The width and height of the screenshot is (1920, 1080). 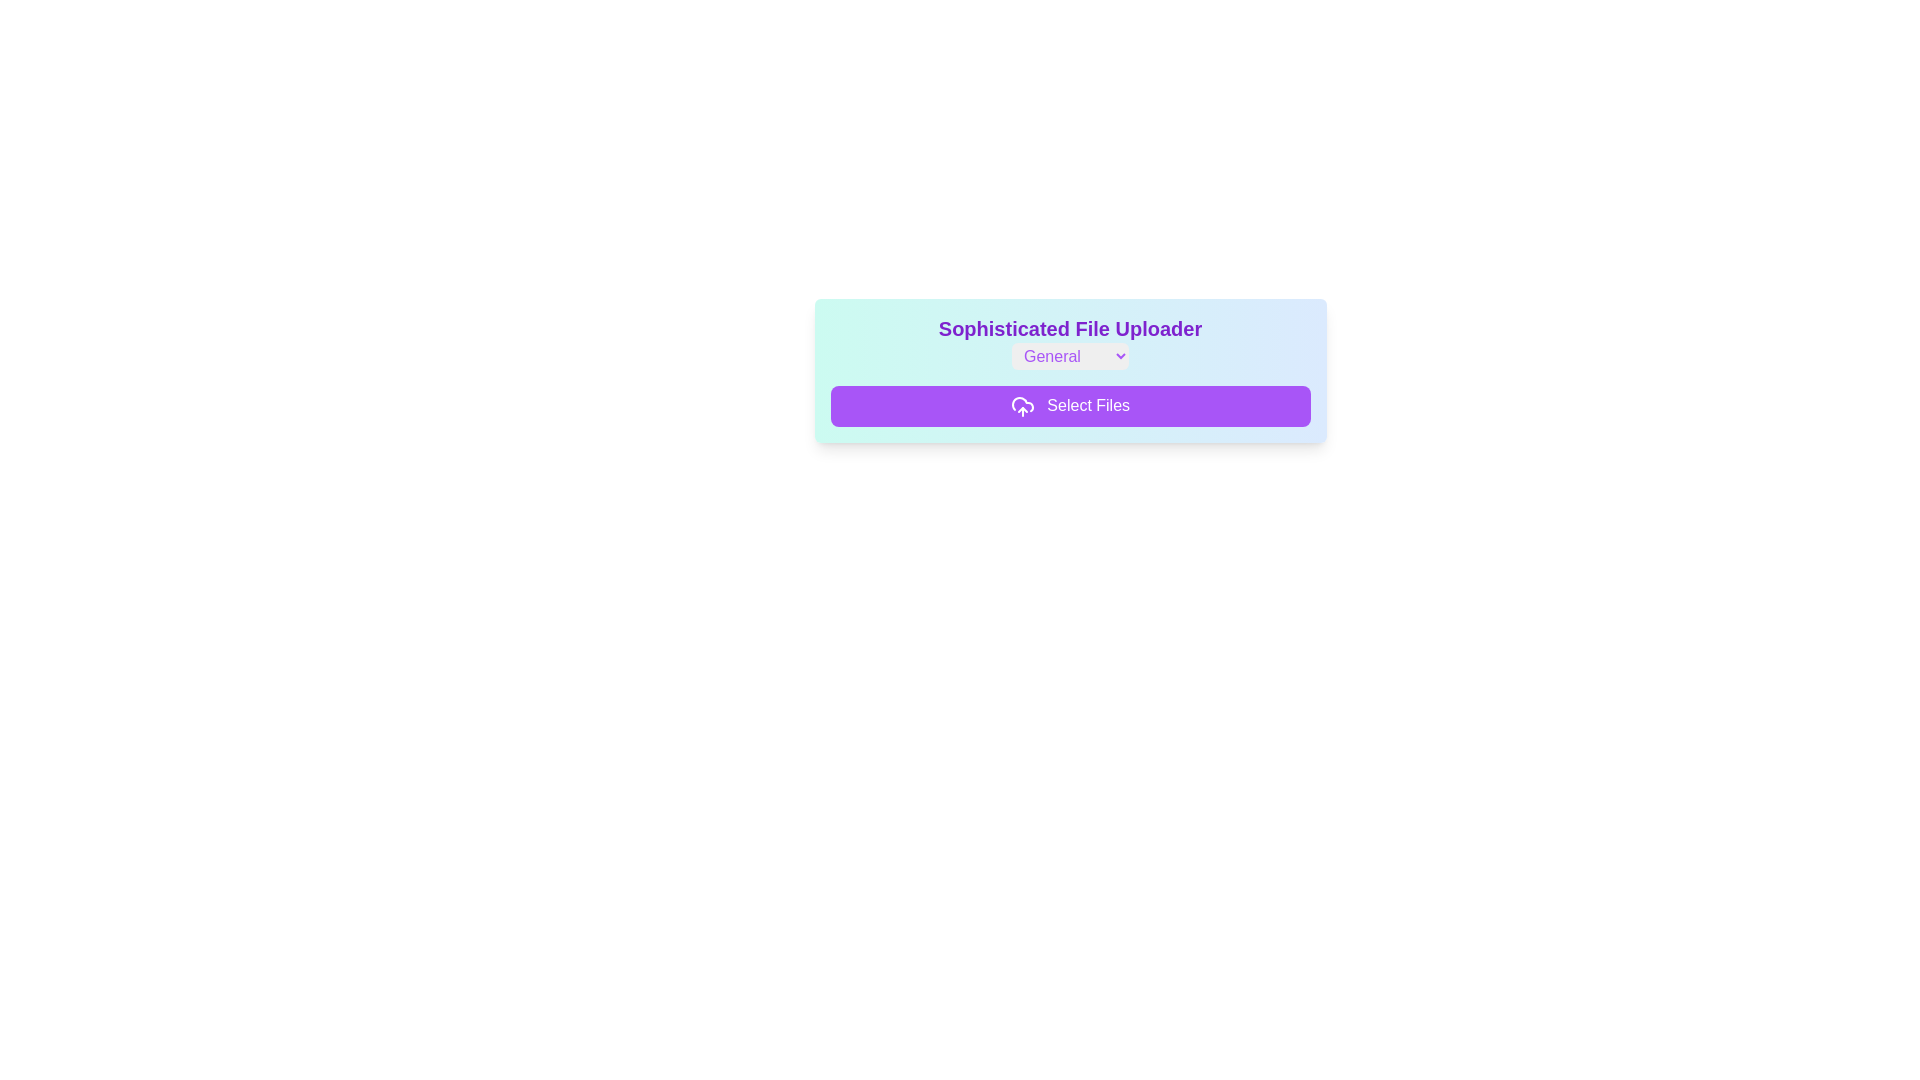 What do you see at coordinates (1069, 341) in the screenshot?
I see `the 'Sophisticated File Uploader' element with interactive segmented controls, which includes options 'General', 'Images', and 'Documents'` at bounding box center [1069, 341].